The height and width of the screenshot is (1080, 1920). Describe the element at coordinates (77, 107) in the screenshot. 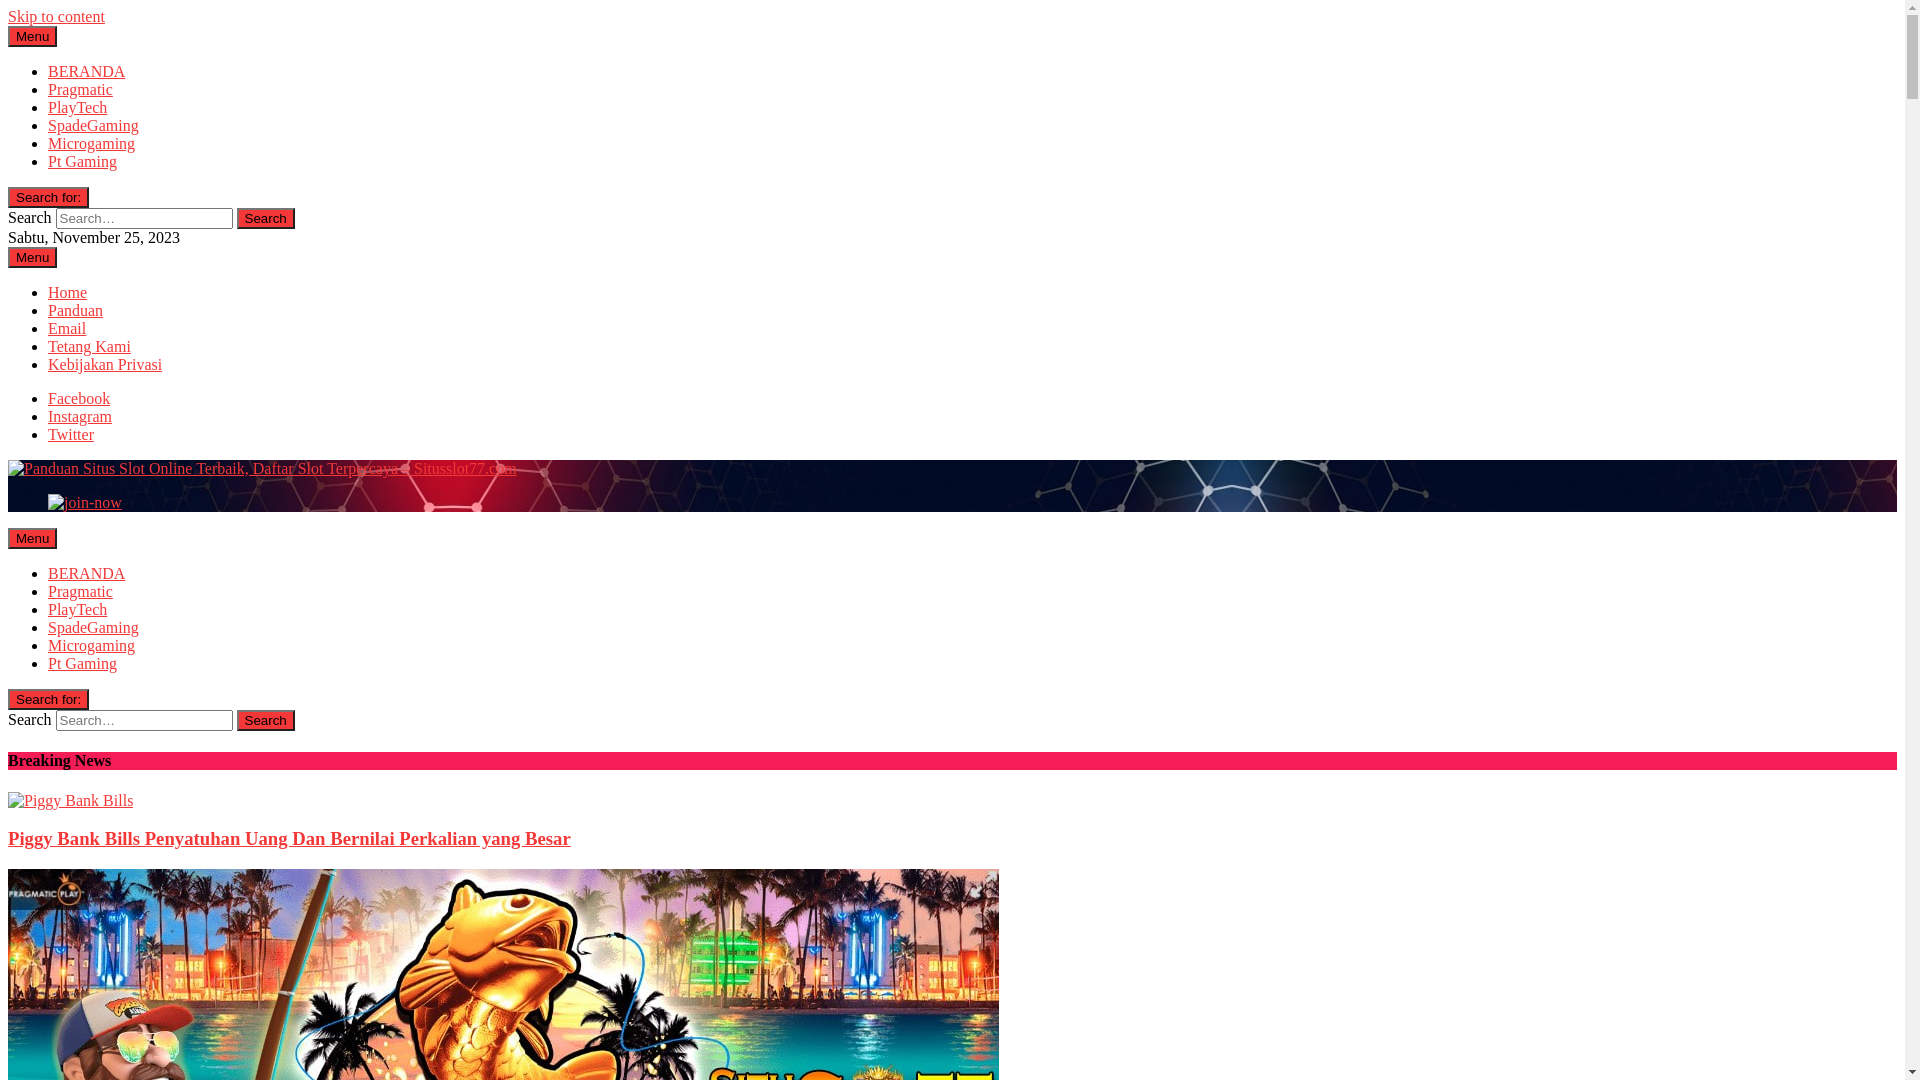

I see `'PlayTech'` at that location.